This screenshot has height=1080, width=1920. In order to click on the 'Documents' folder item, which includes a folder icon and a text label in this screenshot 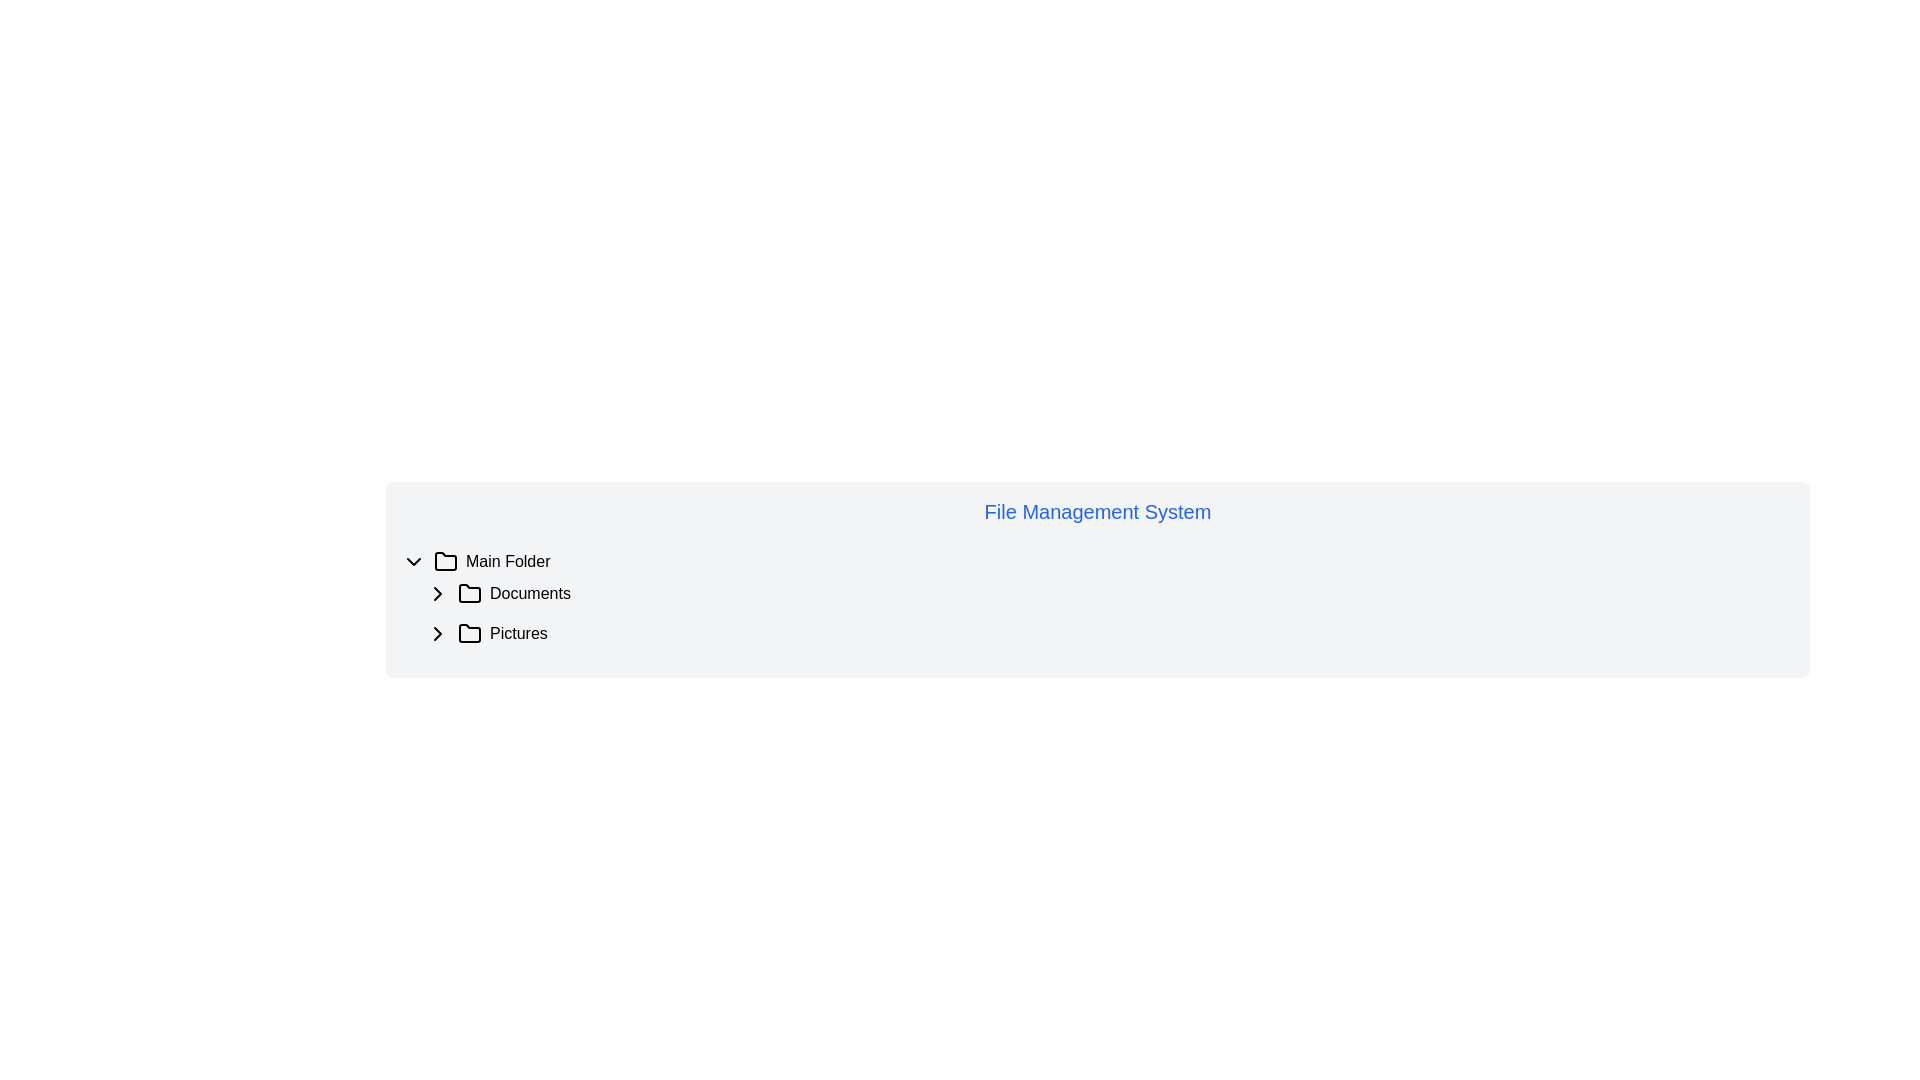, I will do `click(514, 593)`.